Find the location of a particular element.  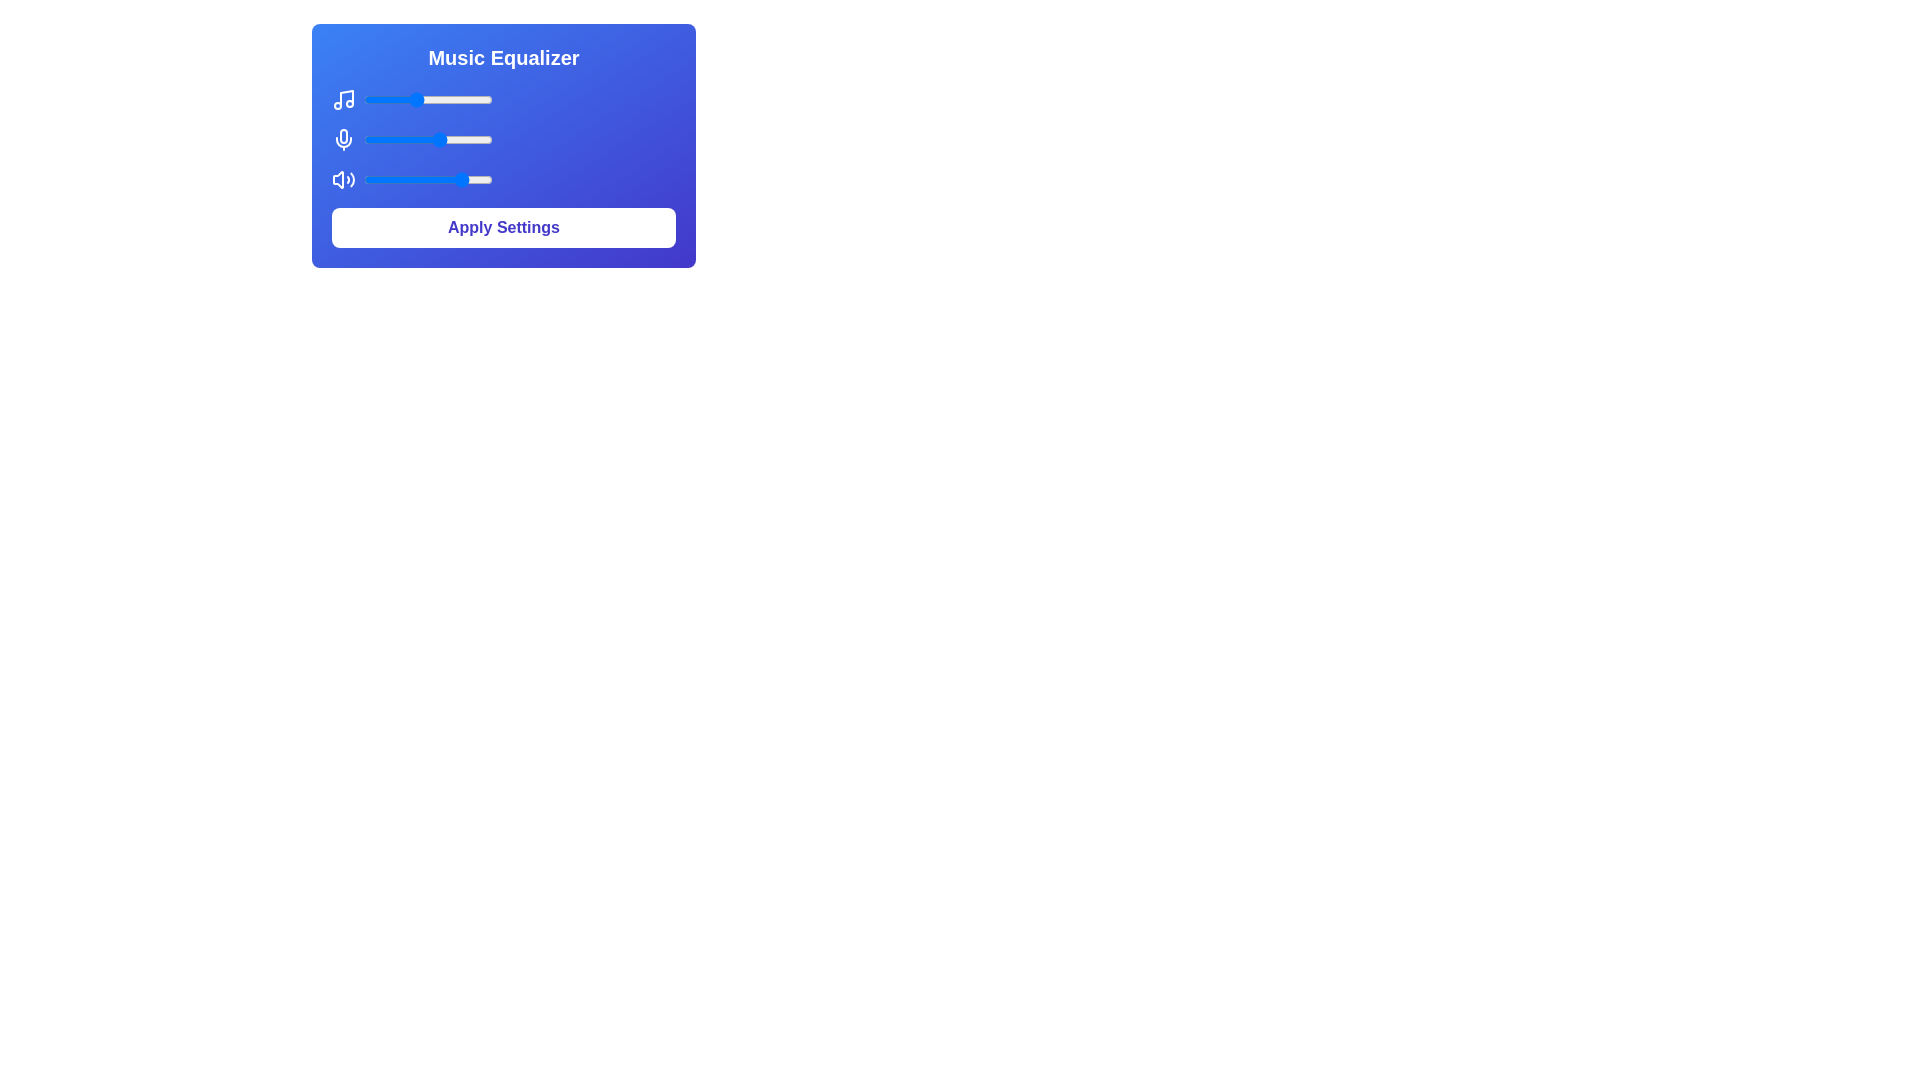

the slider value is located at coordinates (469, 138).